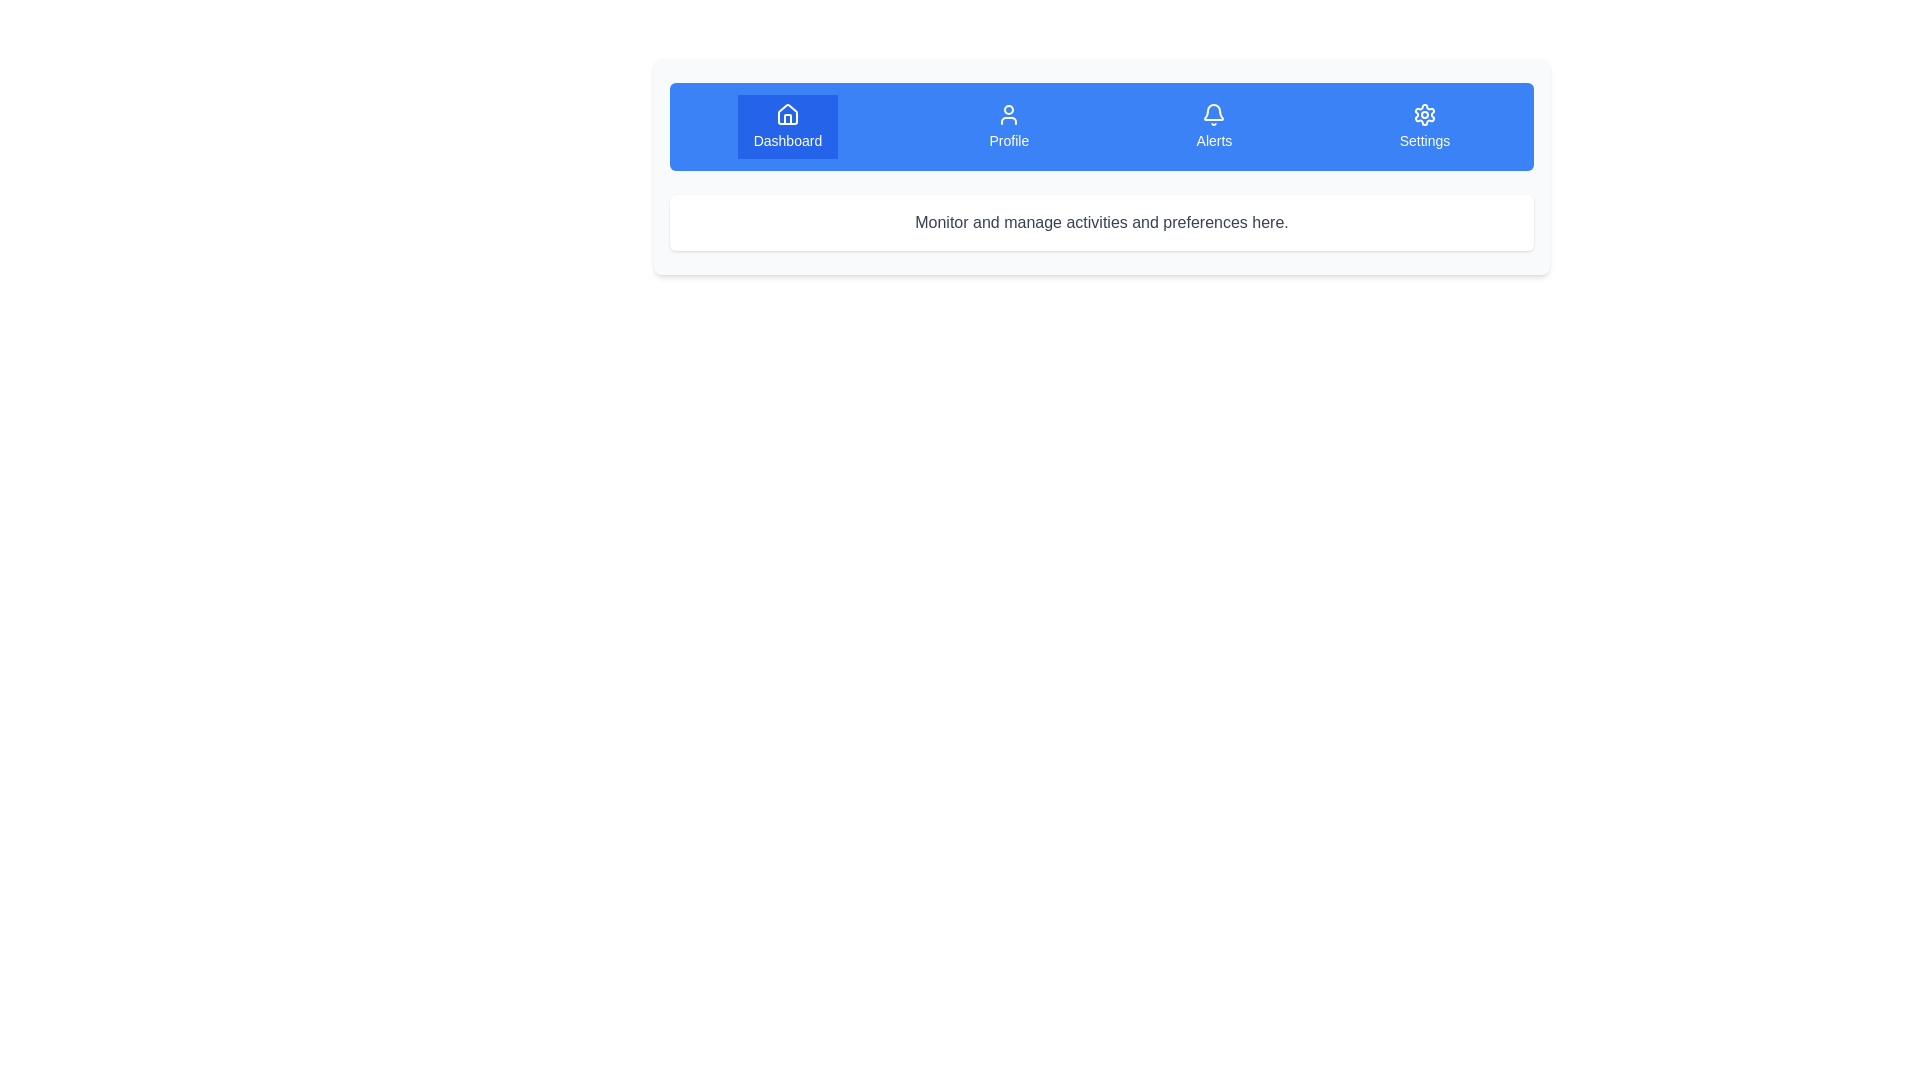 This screenshot has height=1080, width=1920. What do you see at coordinates (1009, 115) in the screenshot?
I see `the profile icon button, which resembles a user profile silhouette in white on a blue circular background, located in the navigation bar as the second option labeled 'Profile'` at bounding box center [1009, 115].